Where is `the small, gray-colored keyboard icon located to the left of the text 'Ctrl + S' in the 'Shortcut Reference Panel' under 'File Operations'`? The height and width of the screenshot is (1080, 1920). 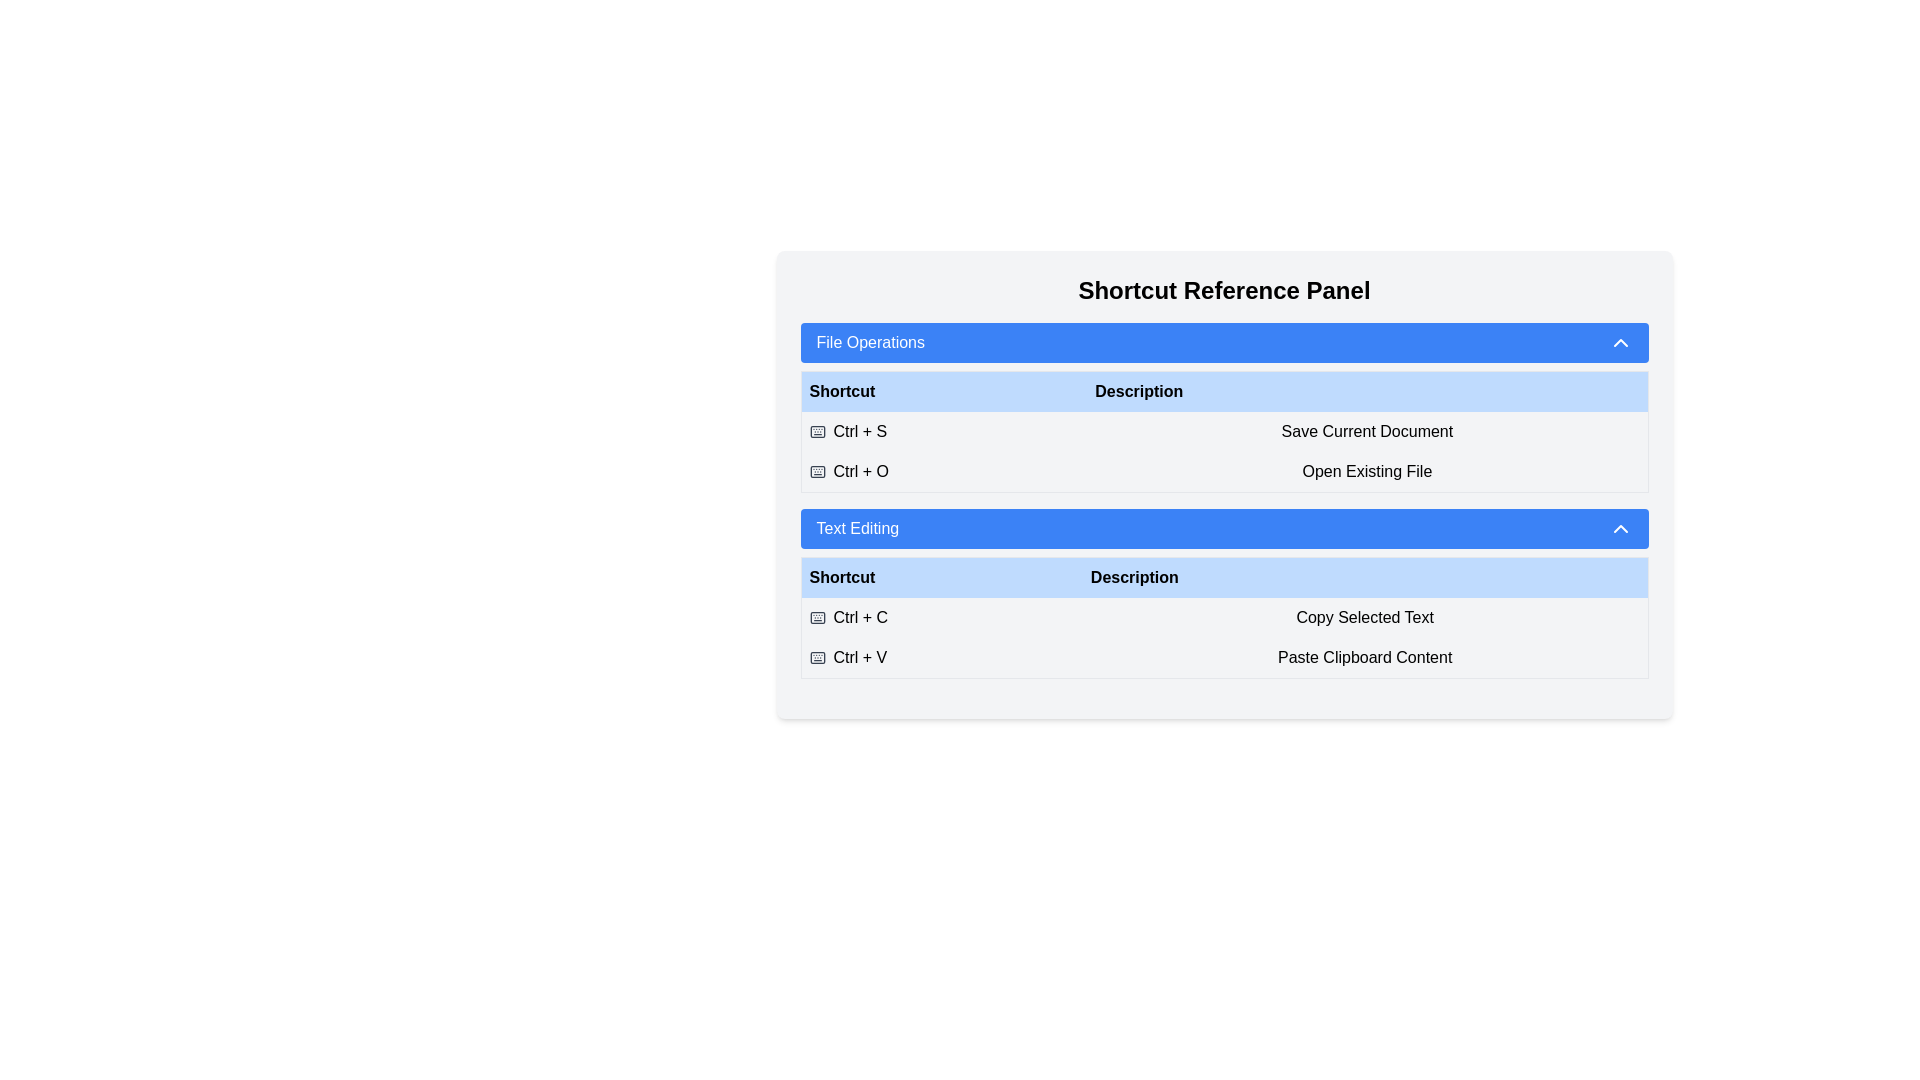
the small, gray-colored keyboard icon located to the left of the text 'Ctrl + S' in the 'Shortcut Reference Panel' under 'File Operations' is located at coordinates (817, 431).